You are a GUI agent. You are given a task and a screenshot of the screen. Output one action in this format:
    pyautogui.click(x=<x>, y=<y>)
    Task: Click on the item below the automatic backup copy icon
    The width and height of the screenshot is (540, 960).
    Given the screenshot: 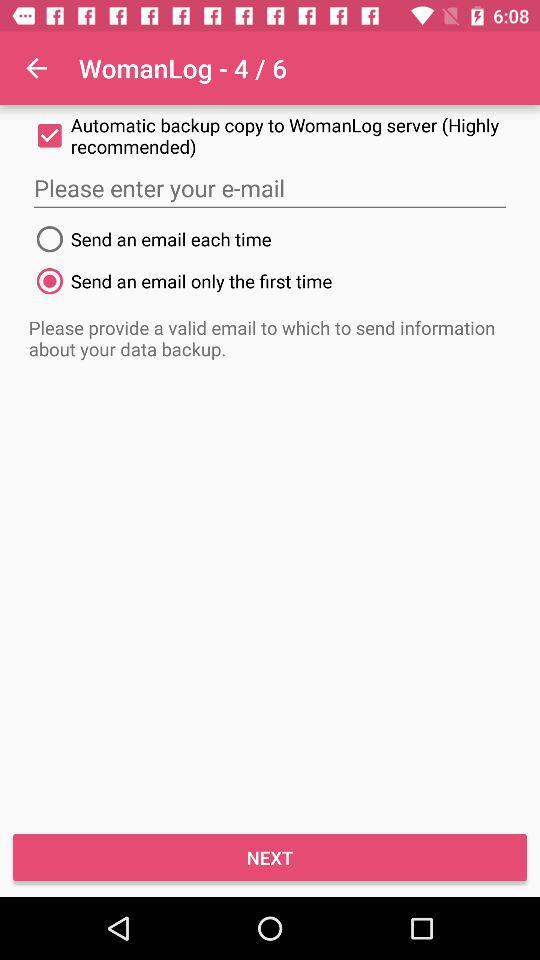 What is the action you would take?
    pyautogui.click(x=270, y=188)
    